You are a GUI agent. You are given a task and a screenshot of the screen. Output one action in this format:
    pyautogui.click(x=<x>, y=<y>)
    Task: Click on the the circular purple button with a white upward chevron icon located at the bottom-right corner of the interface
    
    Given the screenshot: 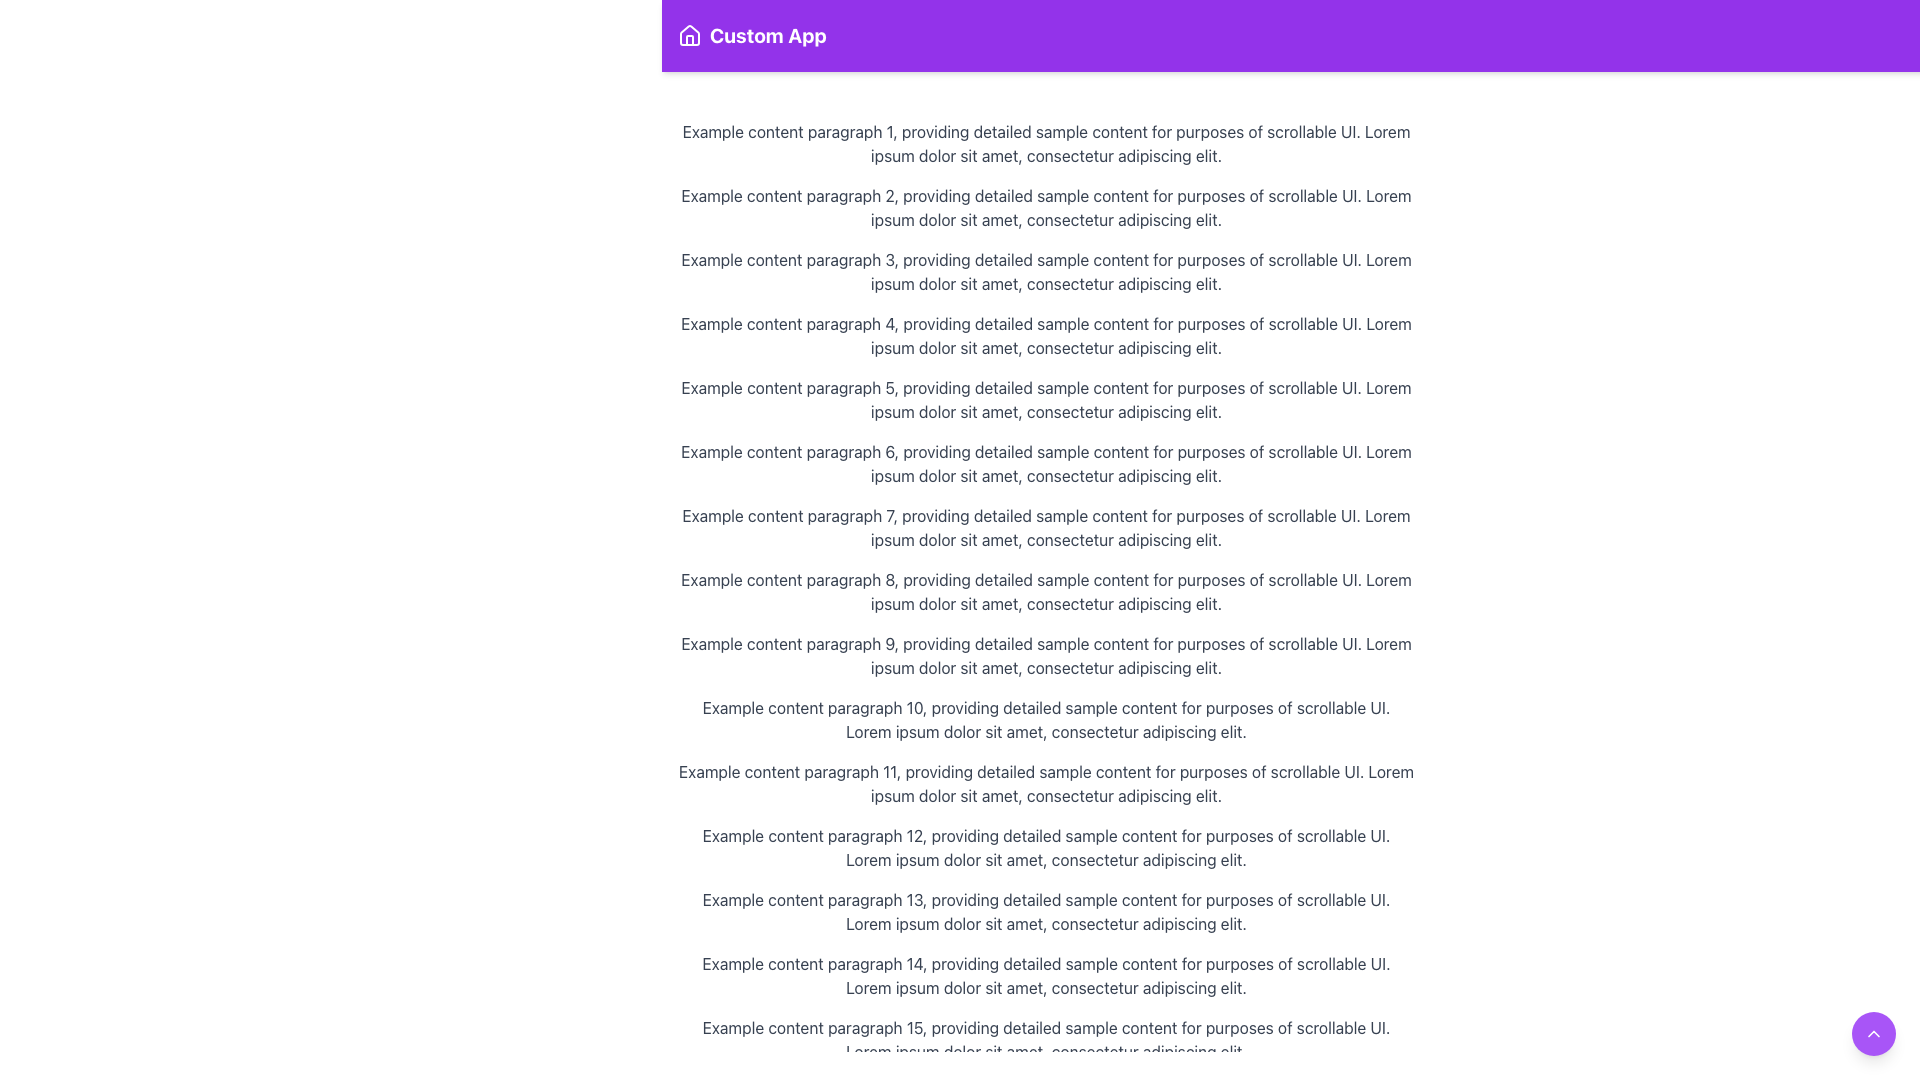 What is the action you would take?
    pyautogui.click(x=1872, y=1033)
    